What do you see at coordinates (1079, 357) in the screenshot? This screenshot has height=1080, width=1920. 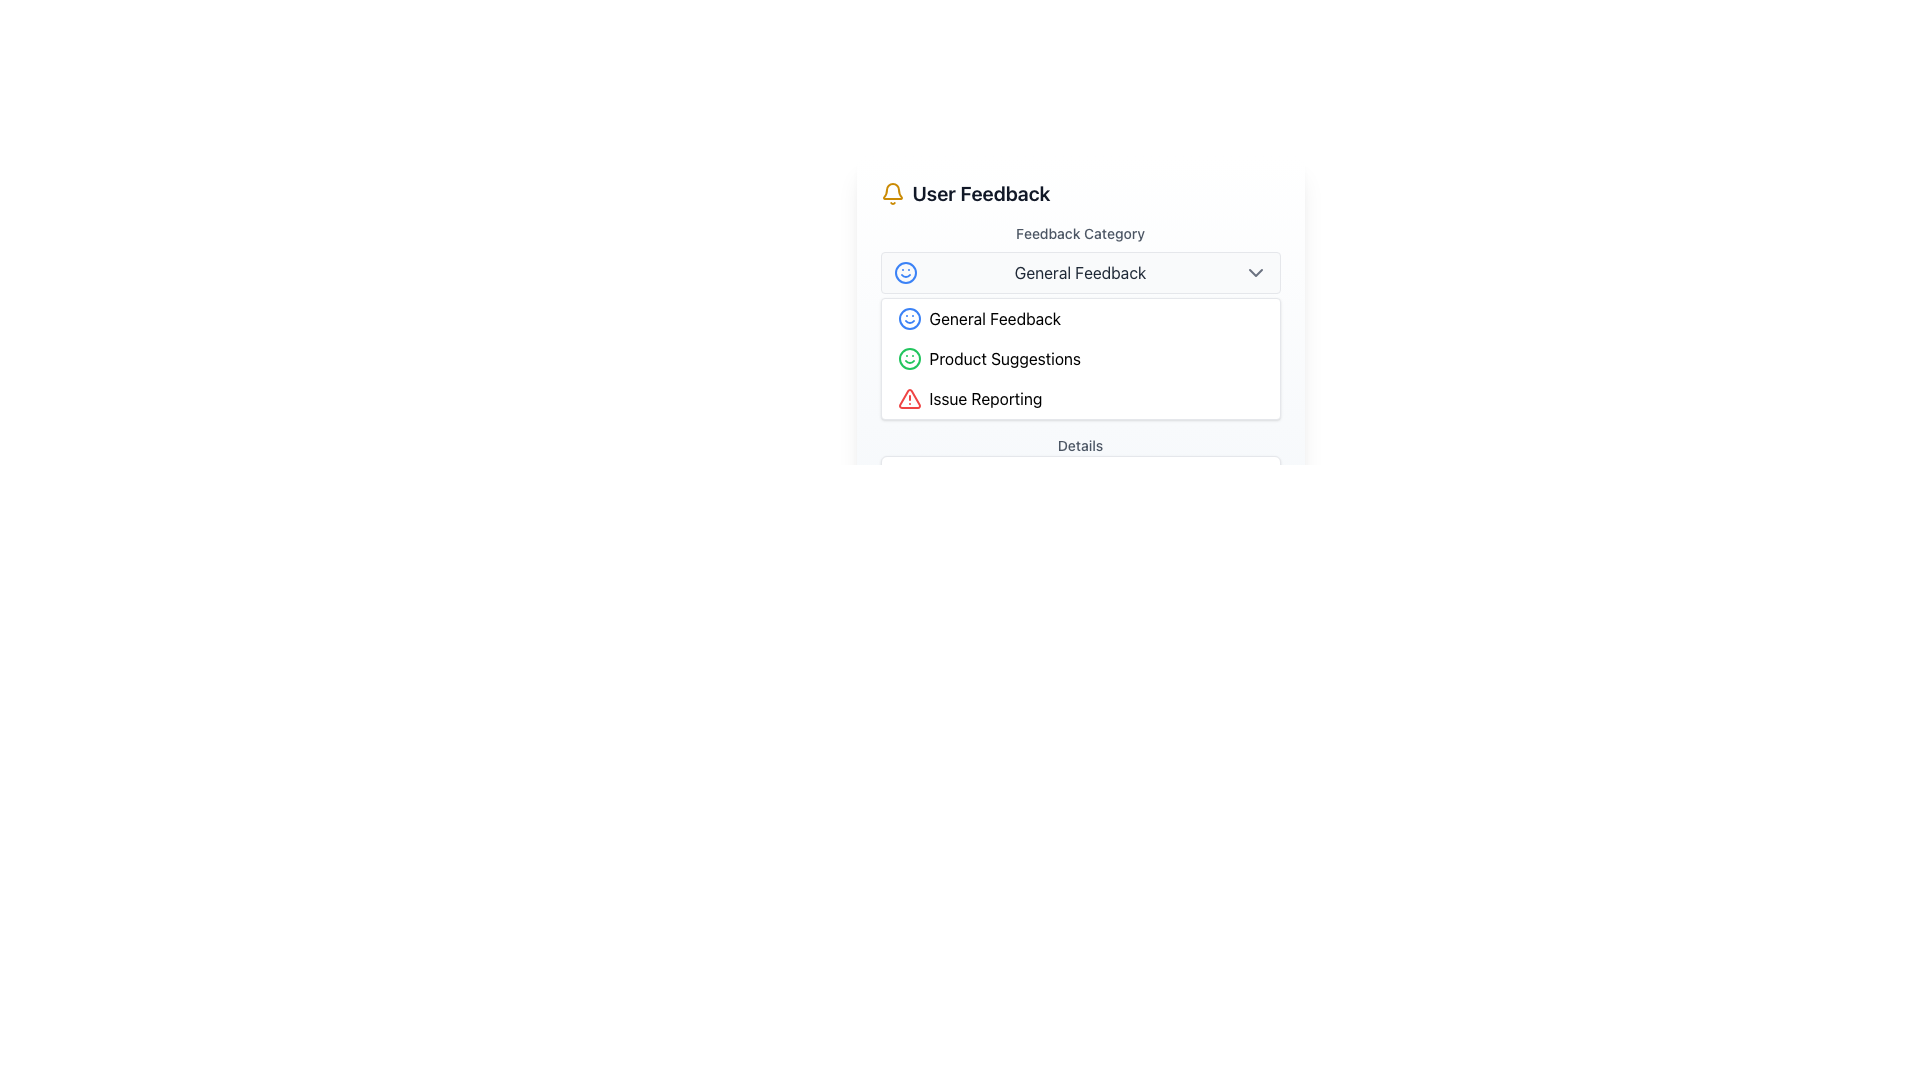 I see `an option from the dropdown list located below the 'Feedback Category' label in the 'User Feedback' form` at bounding box center [1079, 357].